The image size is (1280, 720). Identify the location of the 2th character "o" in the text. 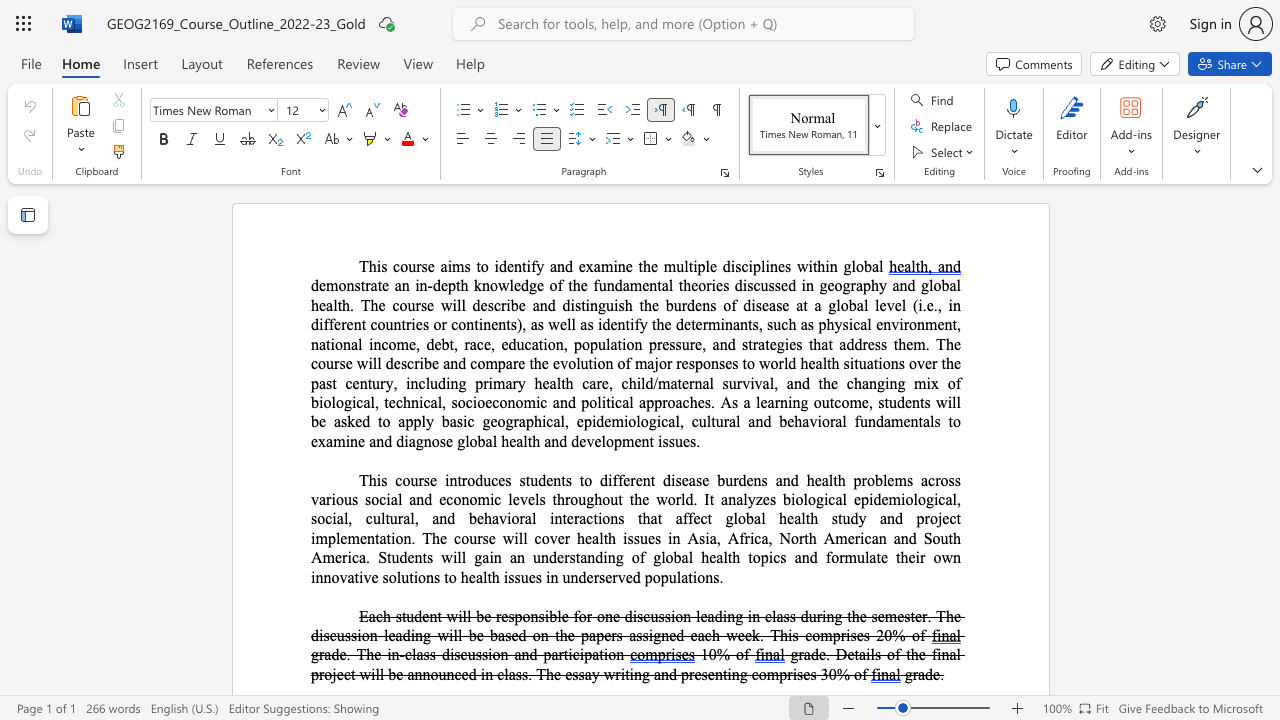
(631, 420).